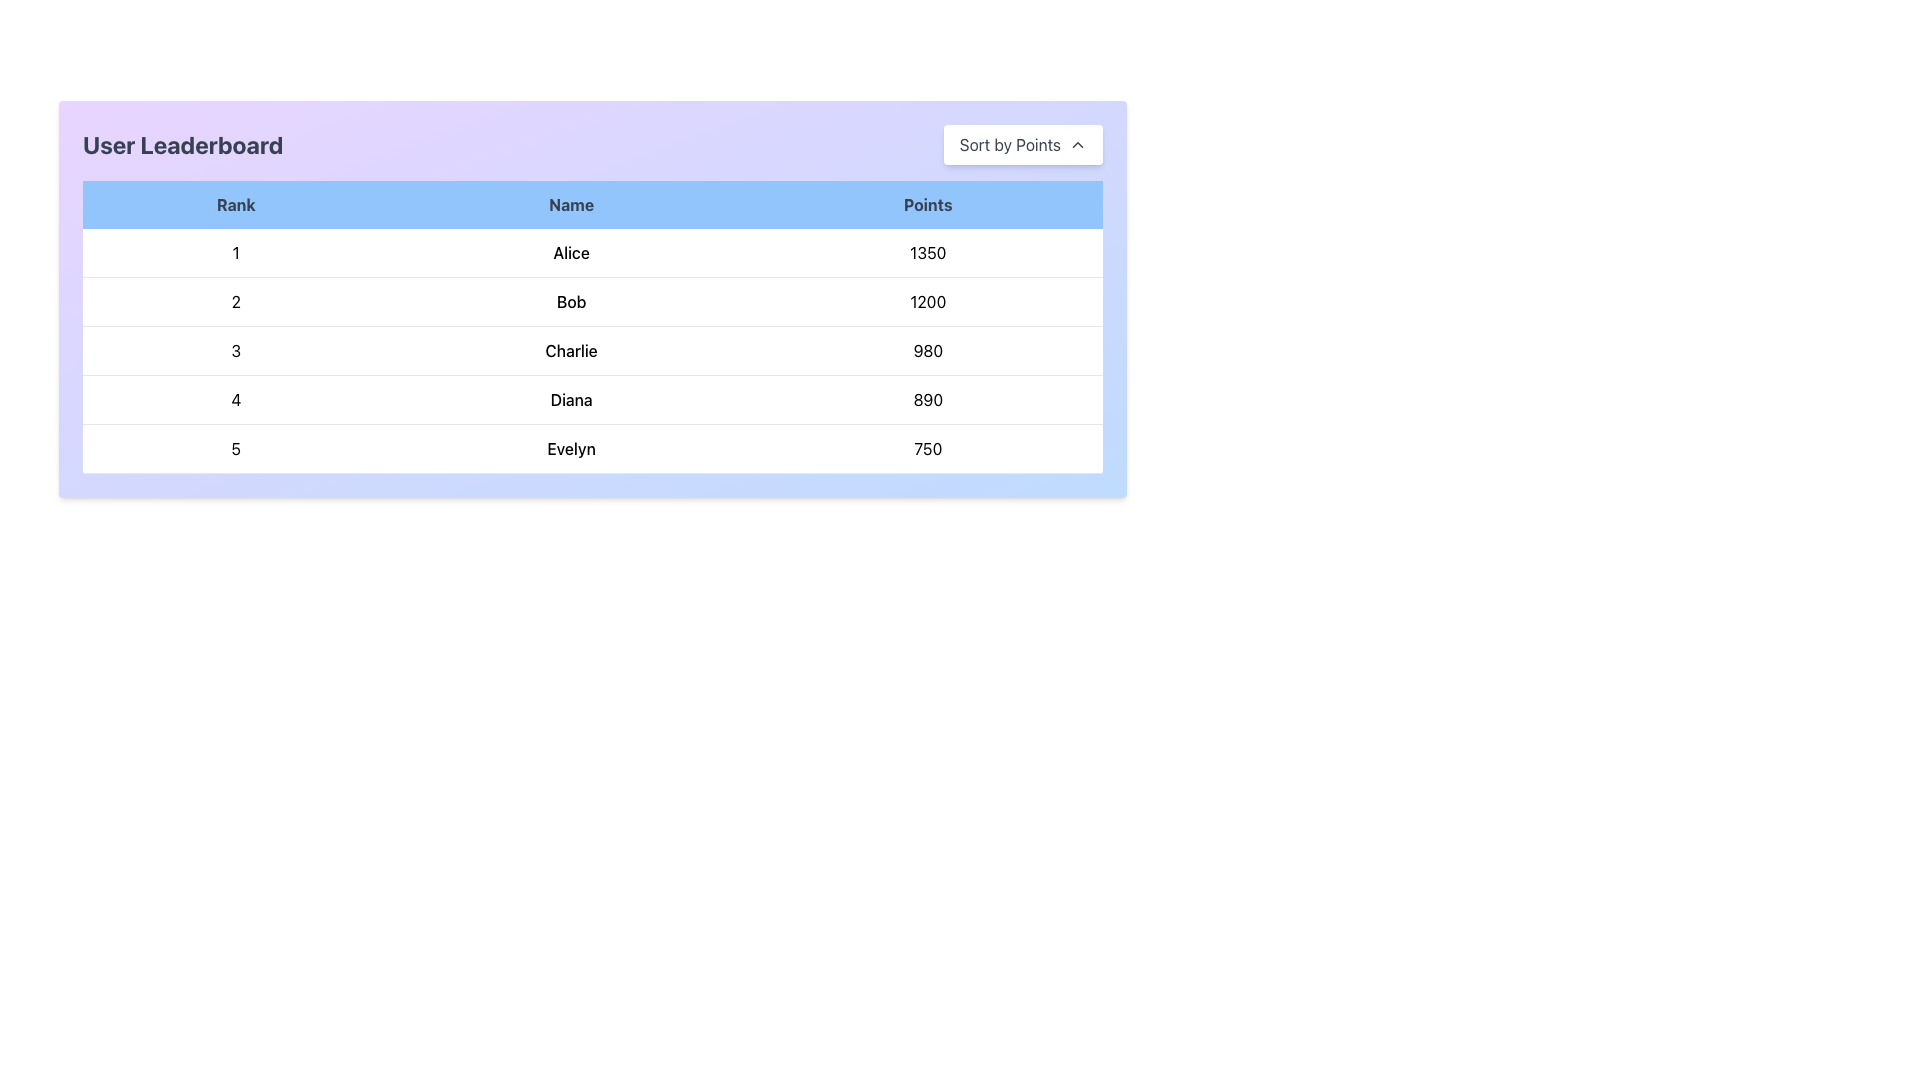 This screenshot has height=1080, width=1920. What do you see at coordinates (236, 204) in the screenshot?
I see `the 'Rank' text label, which is the first header in the table indicating rank numbers, located at the leftmost side of the blue header bar` at bounding box center [236, 204].